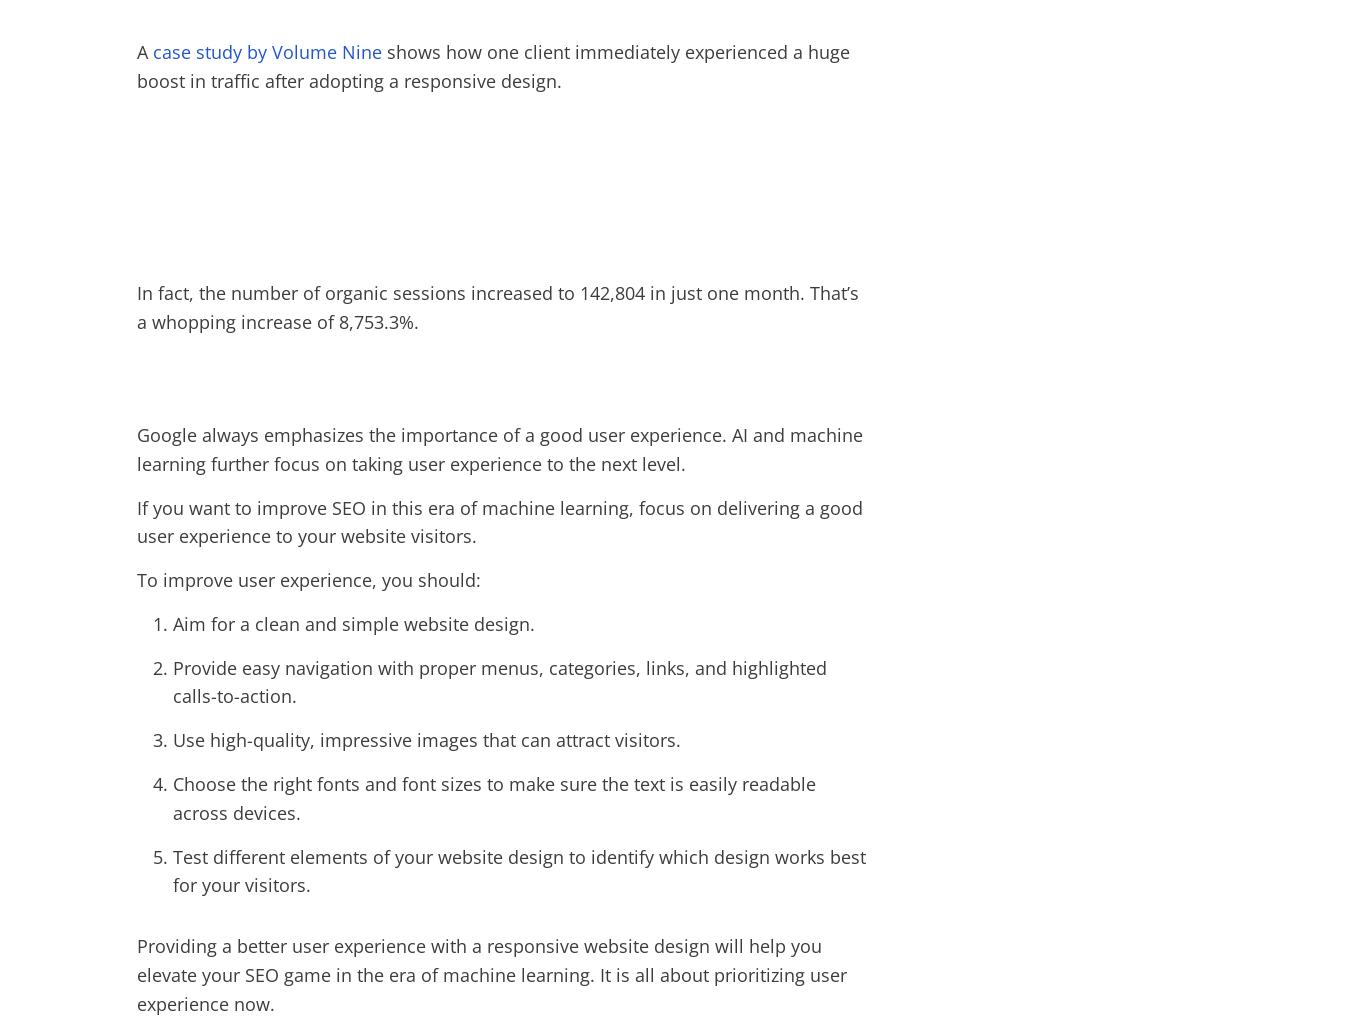 The width and height of the screenshot is (1366, 1016). Describe the element at coordinates (171, 680) in the screenshot. I see `'Provide easy navigation with proper menus, categories, links, and highlighted calls-to-action.'` at that location.